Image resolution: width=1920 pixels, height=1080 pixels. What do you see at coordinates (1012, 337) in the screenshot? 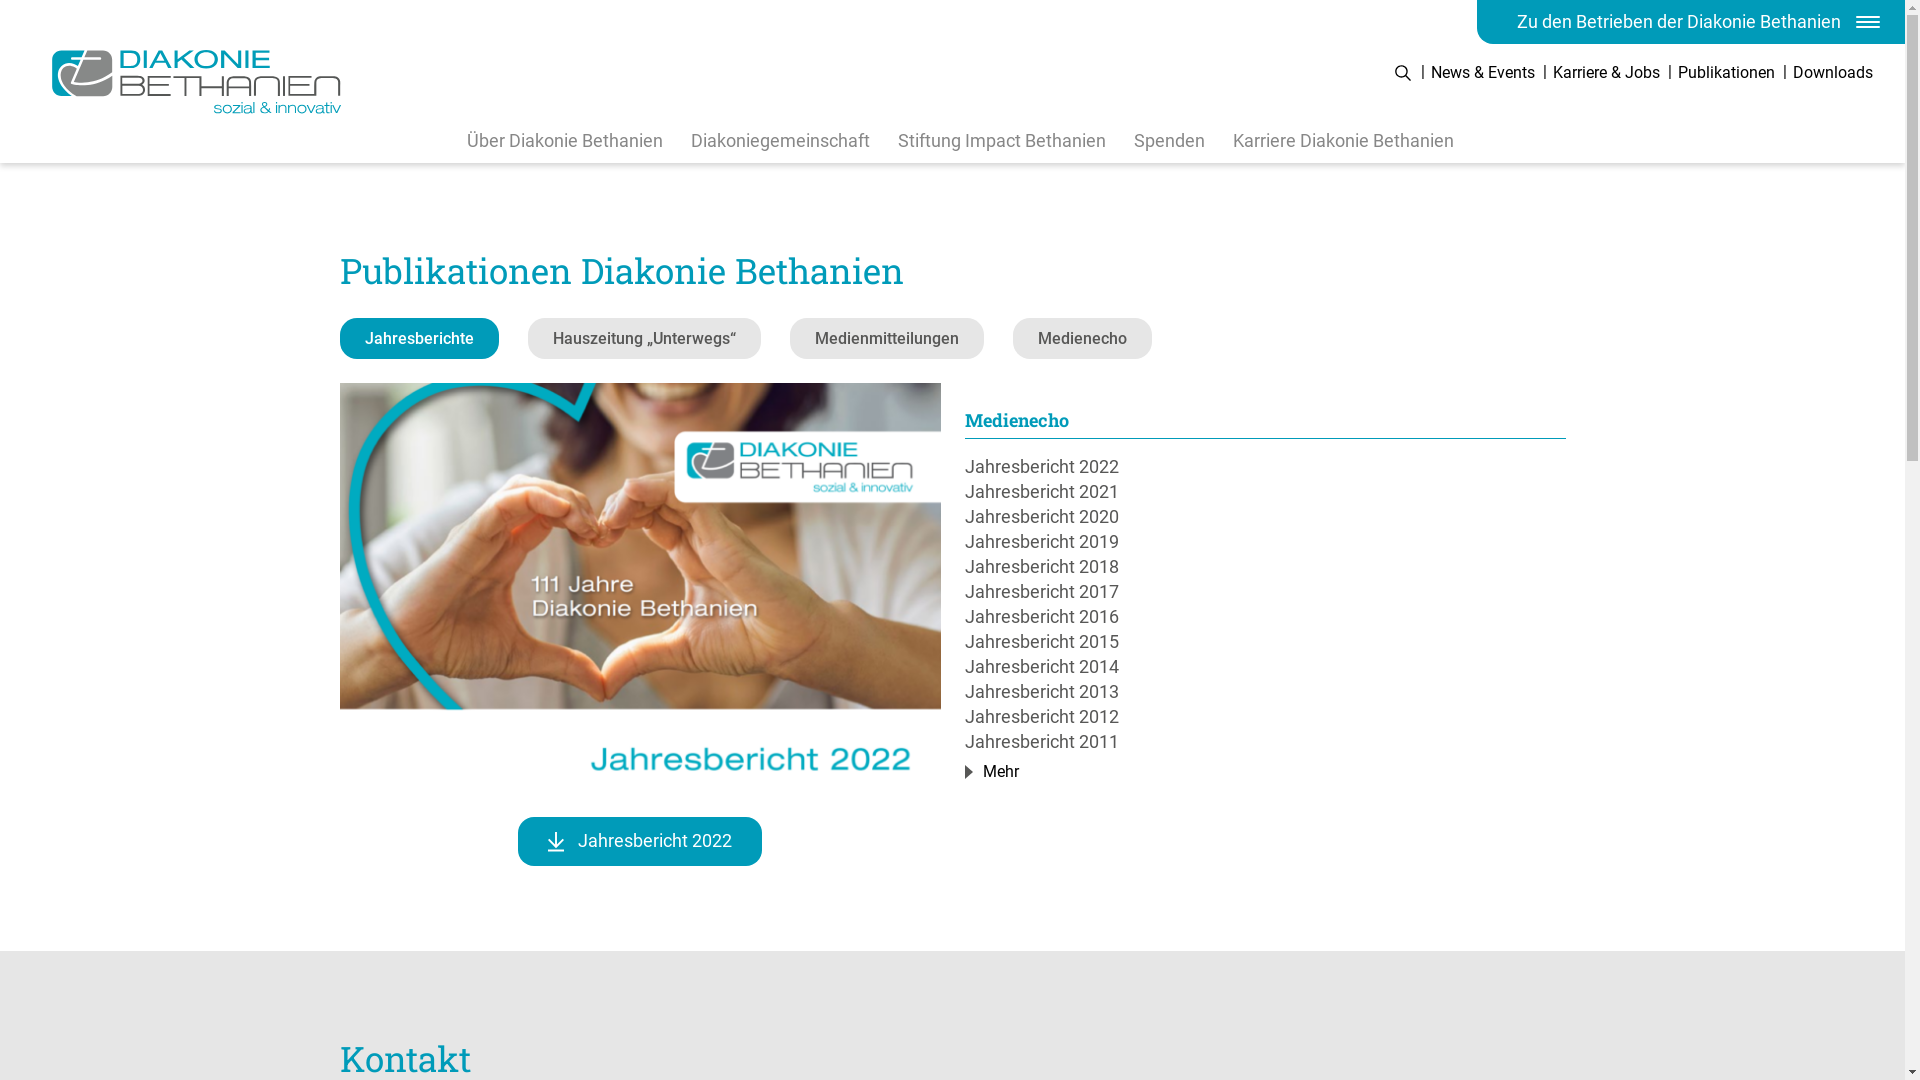
I see `'Medienecho'` at bounding box center [1012, 337].